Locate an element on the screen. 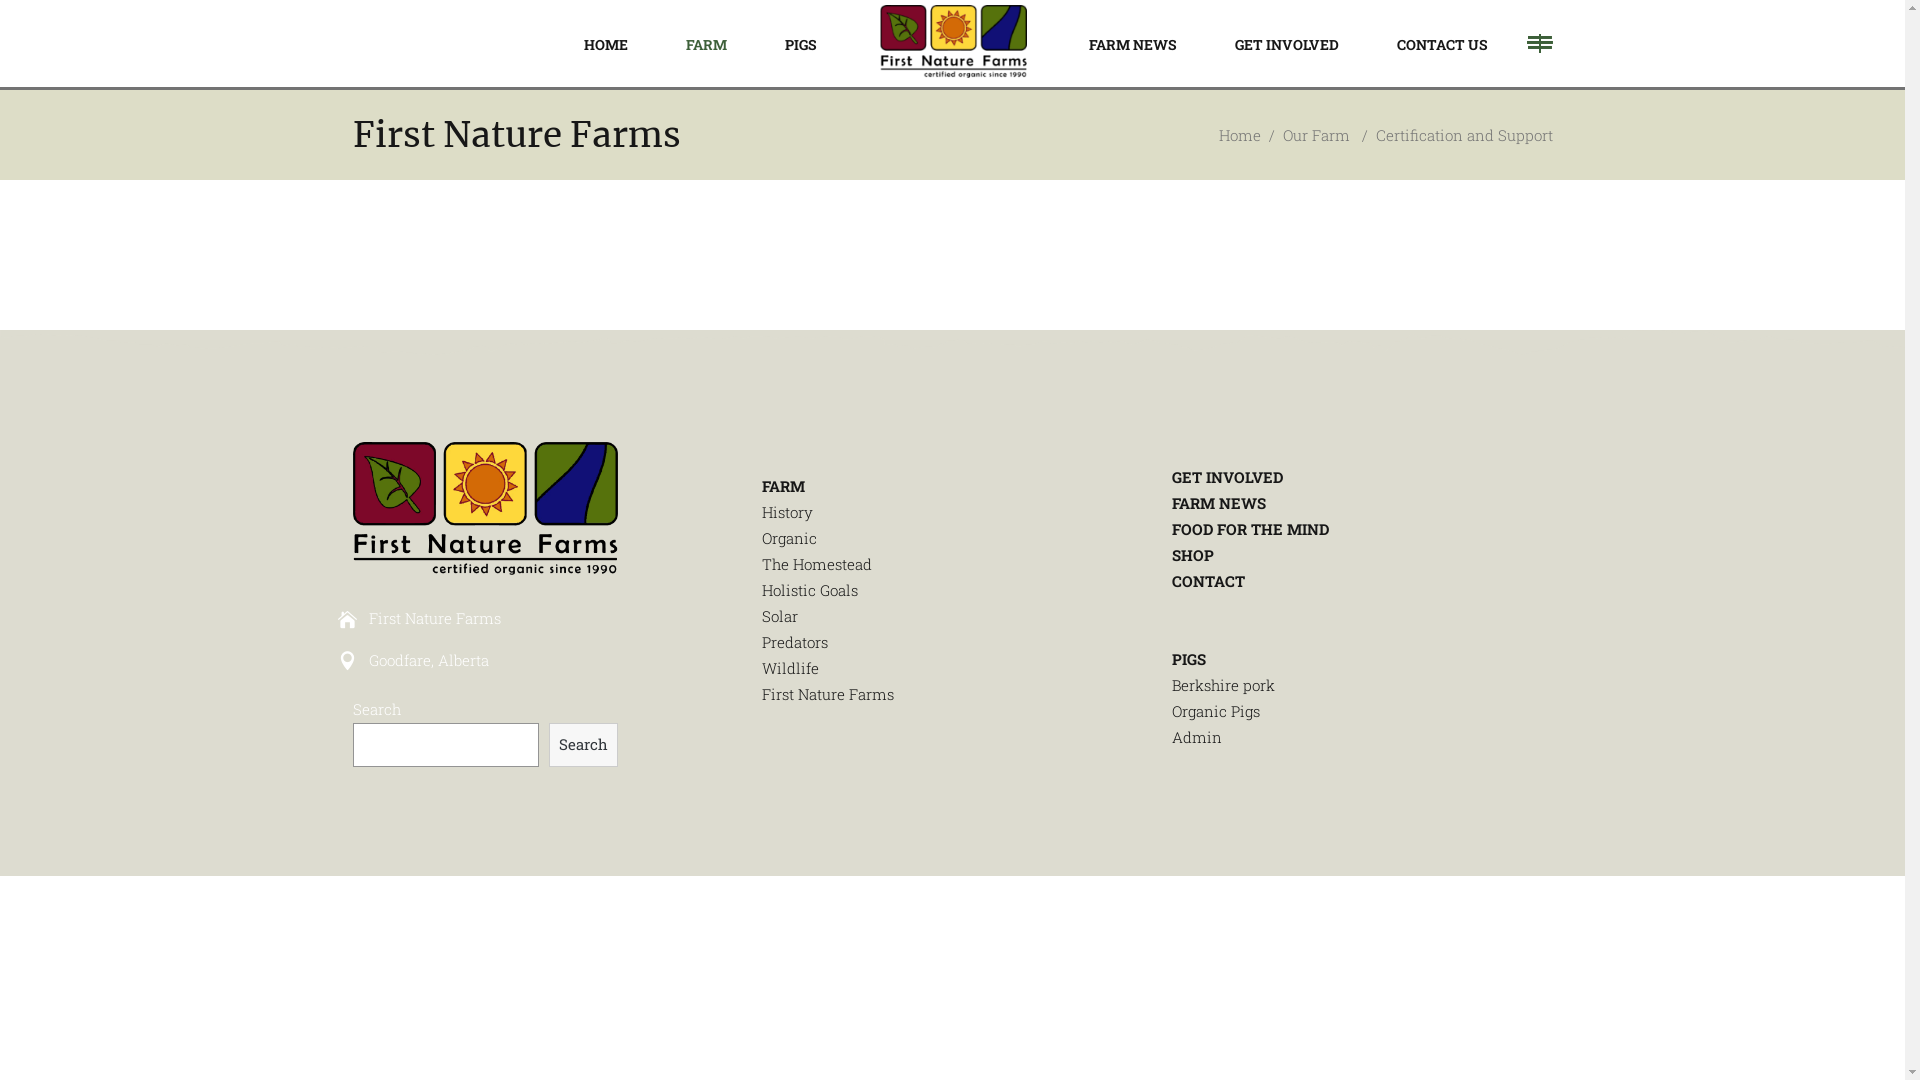 Image resolution: width=1920 pixels, height=1080 pixels. 'FARM NEWS' is located at coordinates (1132, 43).